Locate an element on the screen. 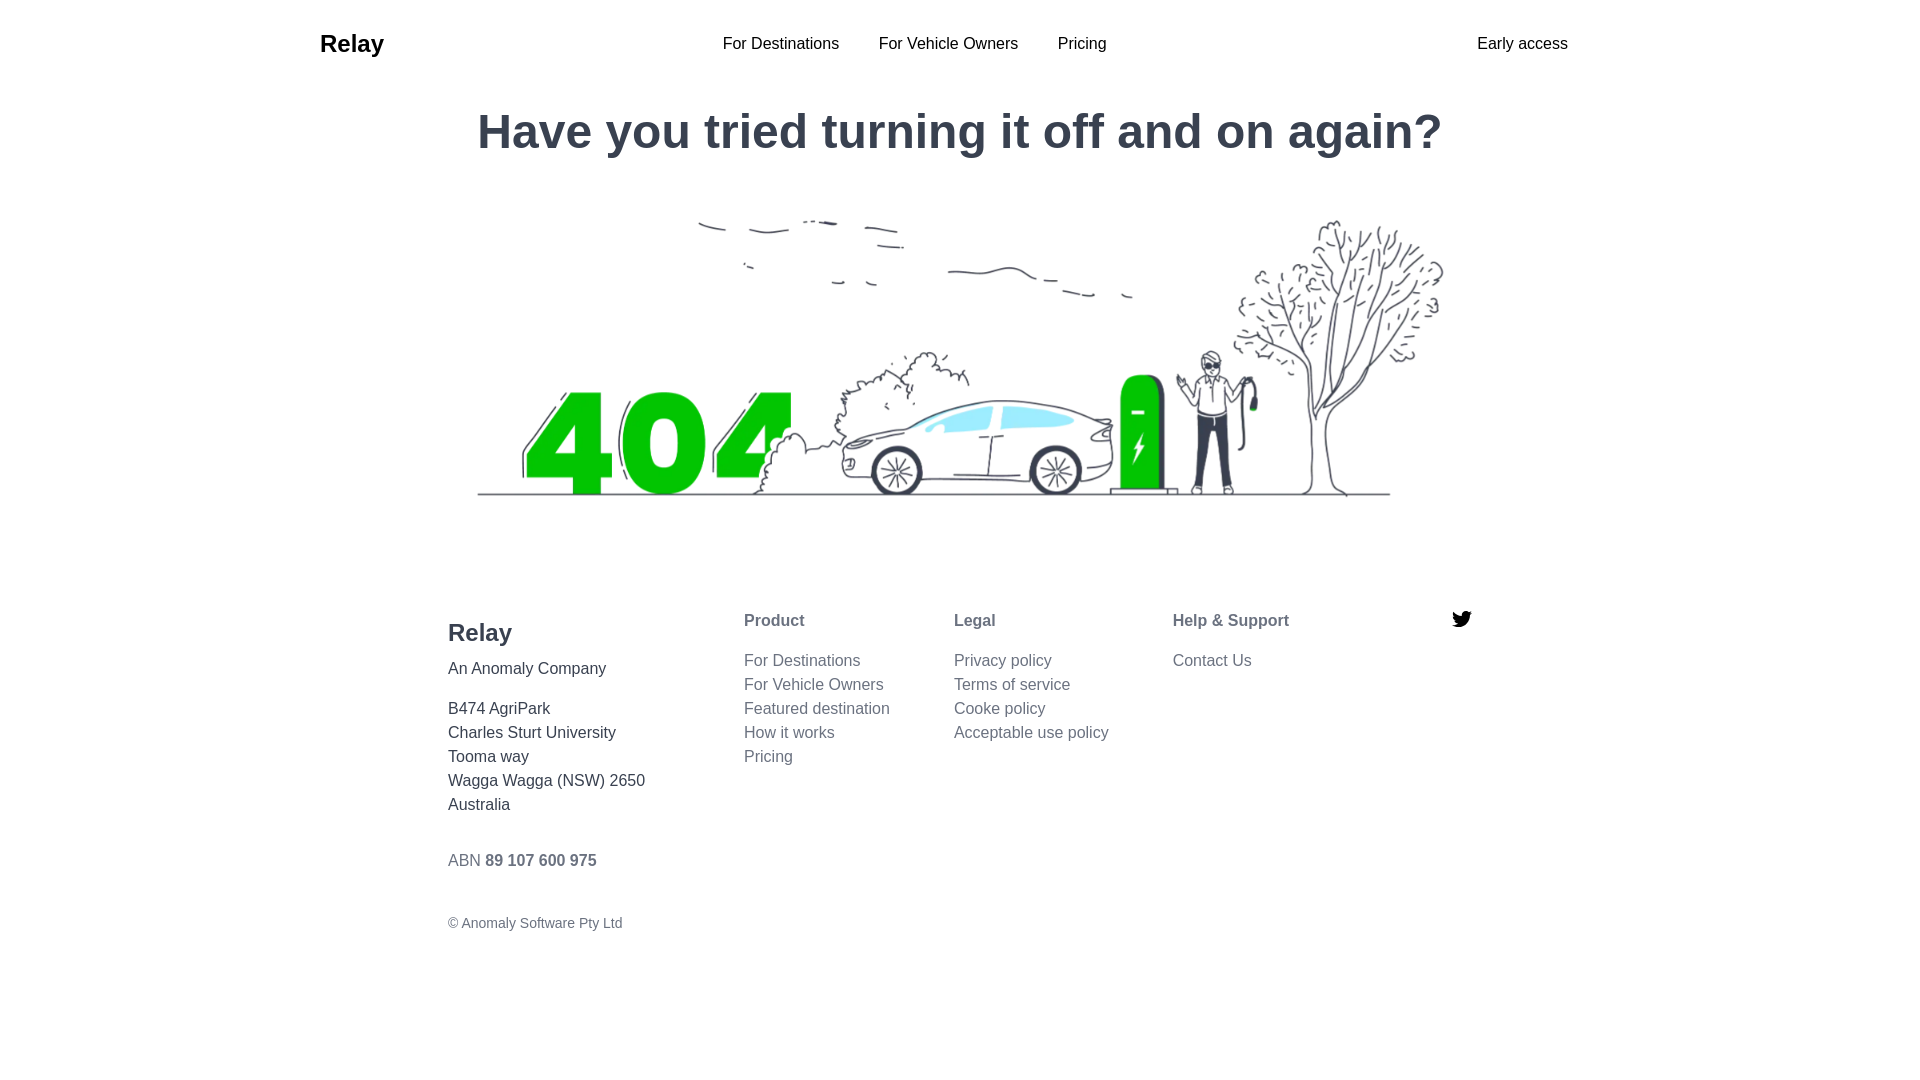 The width and height of the screenshot is (1920, 1080). 'Cooke policy' is located at coordinates (999, 707).